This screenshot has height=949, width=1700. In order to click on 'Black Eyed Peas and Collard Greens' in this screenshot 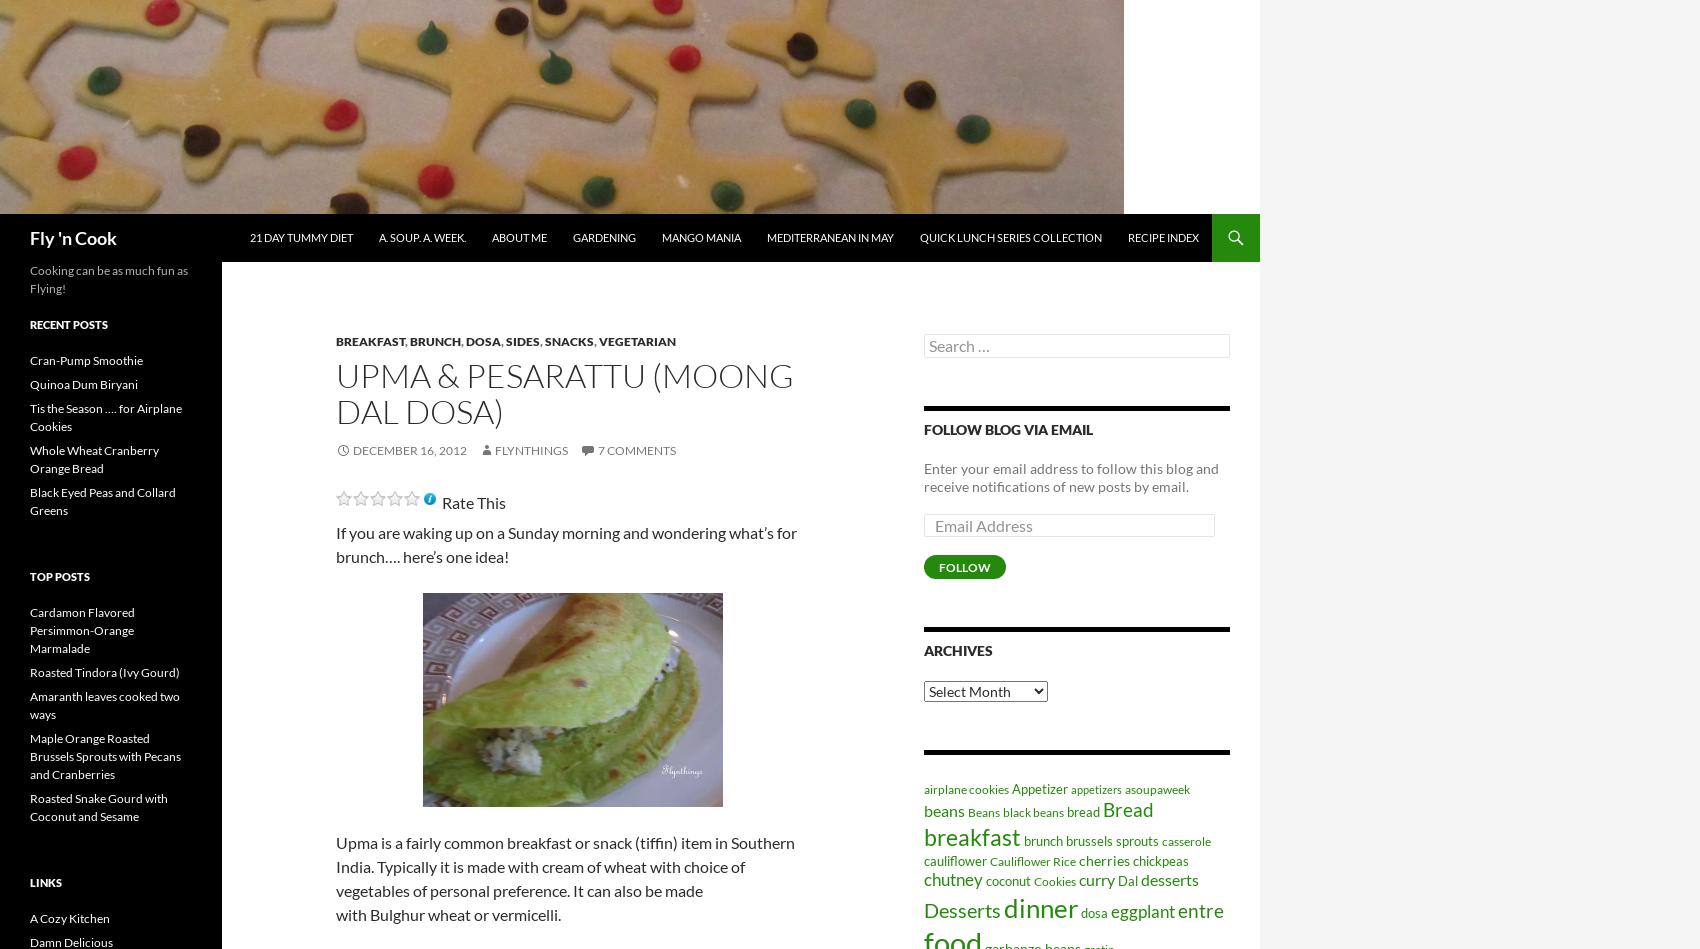, I will do `click(103, 500)`.